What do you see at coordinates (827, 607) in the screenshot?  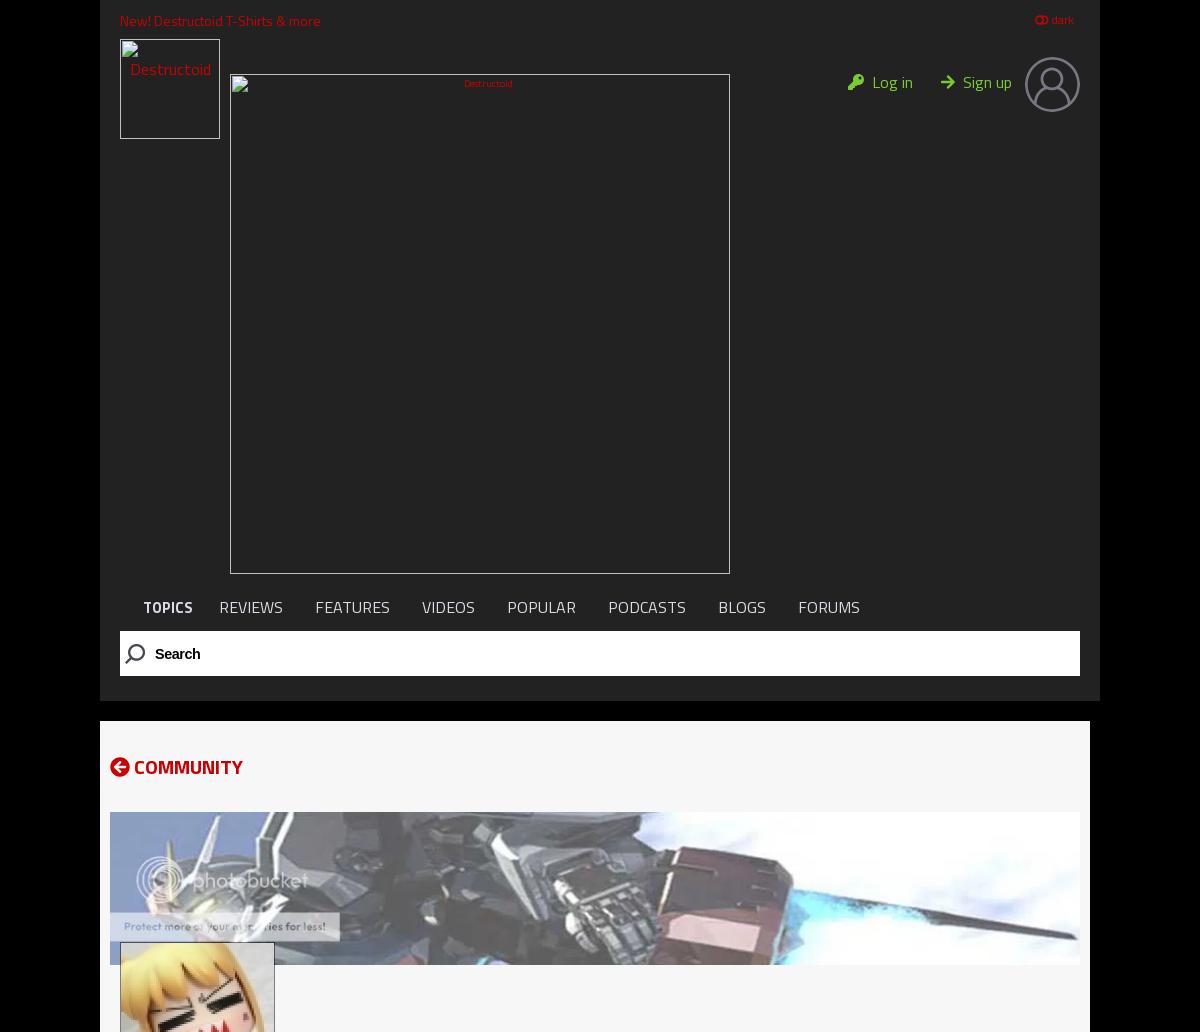 I see `'FORUMS'` at bounding box center [827, 607].